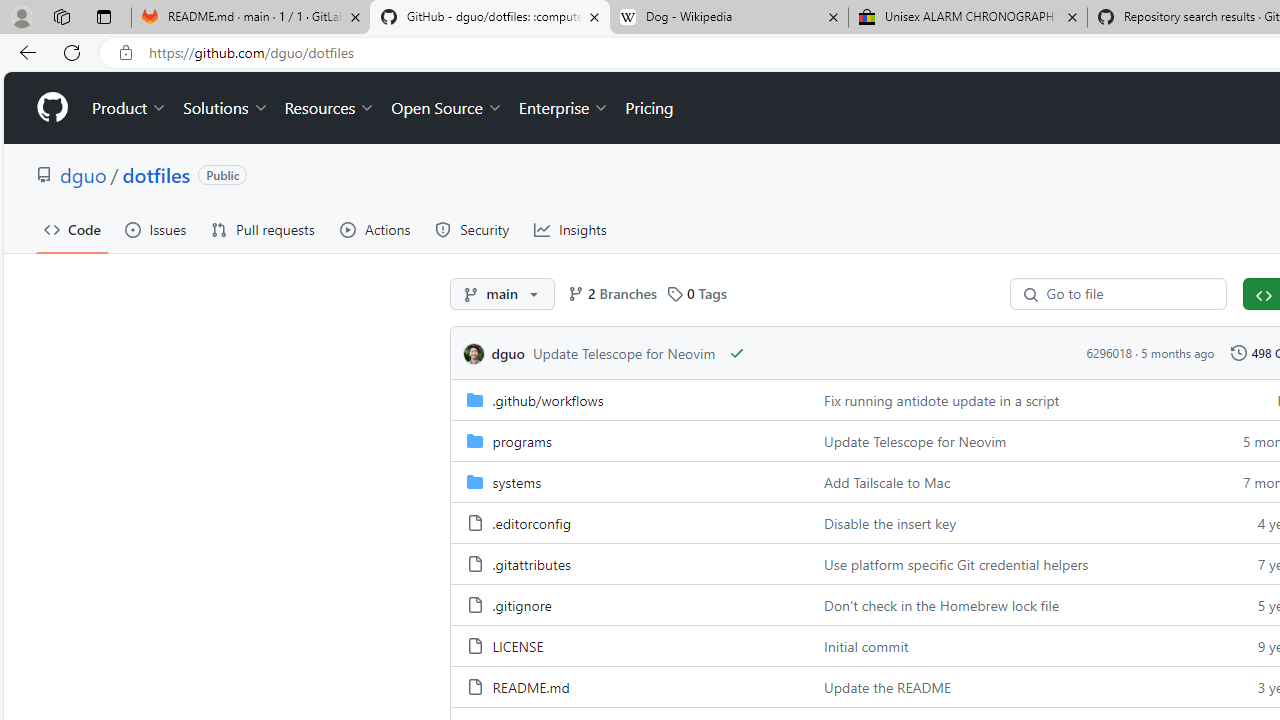  What do you see at coordinates (445, 108) in the screenshot?
I see `'Open Source'` at bounding box center [445, 108].